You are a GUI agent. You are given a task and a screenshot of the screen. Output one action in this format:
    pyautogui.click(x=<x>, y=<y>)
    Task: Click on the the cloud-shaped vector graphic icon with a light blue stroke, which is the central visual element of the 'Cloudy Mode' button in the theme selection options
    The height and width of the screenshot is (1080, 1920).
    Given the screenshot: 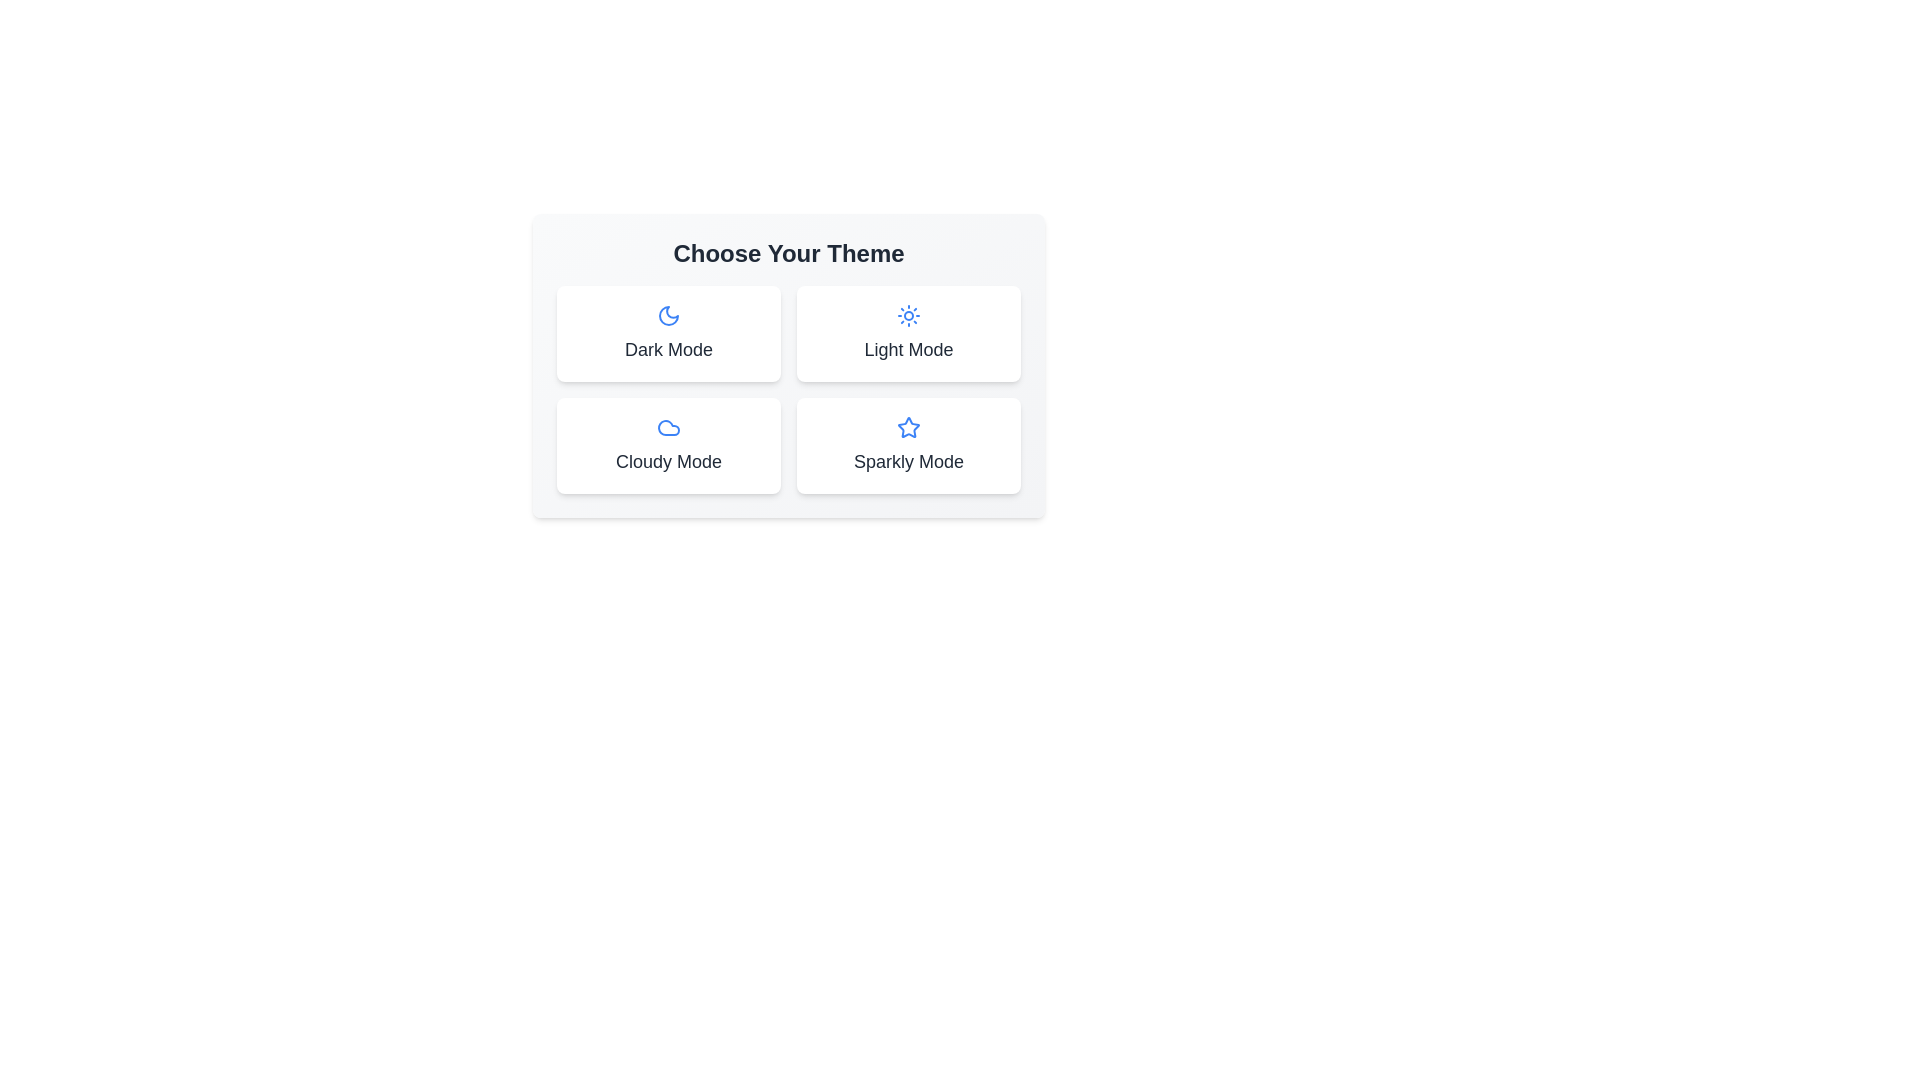 What is the action you would take?
    pyautogui.click(x=668, y=427)
    